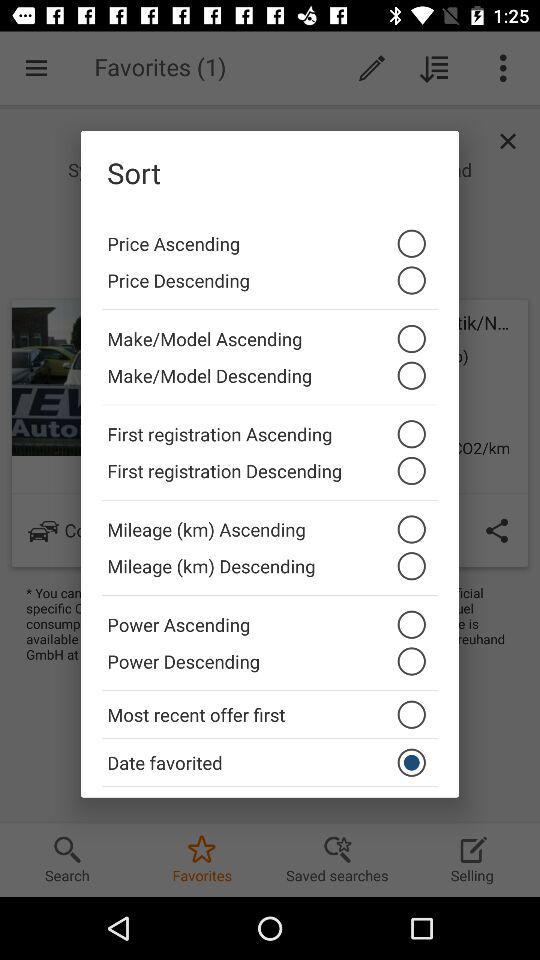  I want to click on icon above power descending item, so click(270, 618).